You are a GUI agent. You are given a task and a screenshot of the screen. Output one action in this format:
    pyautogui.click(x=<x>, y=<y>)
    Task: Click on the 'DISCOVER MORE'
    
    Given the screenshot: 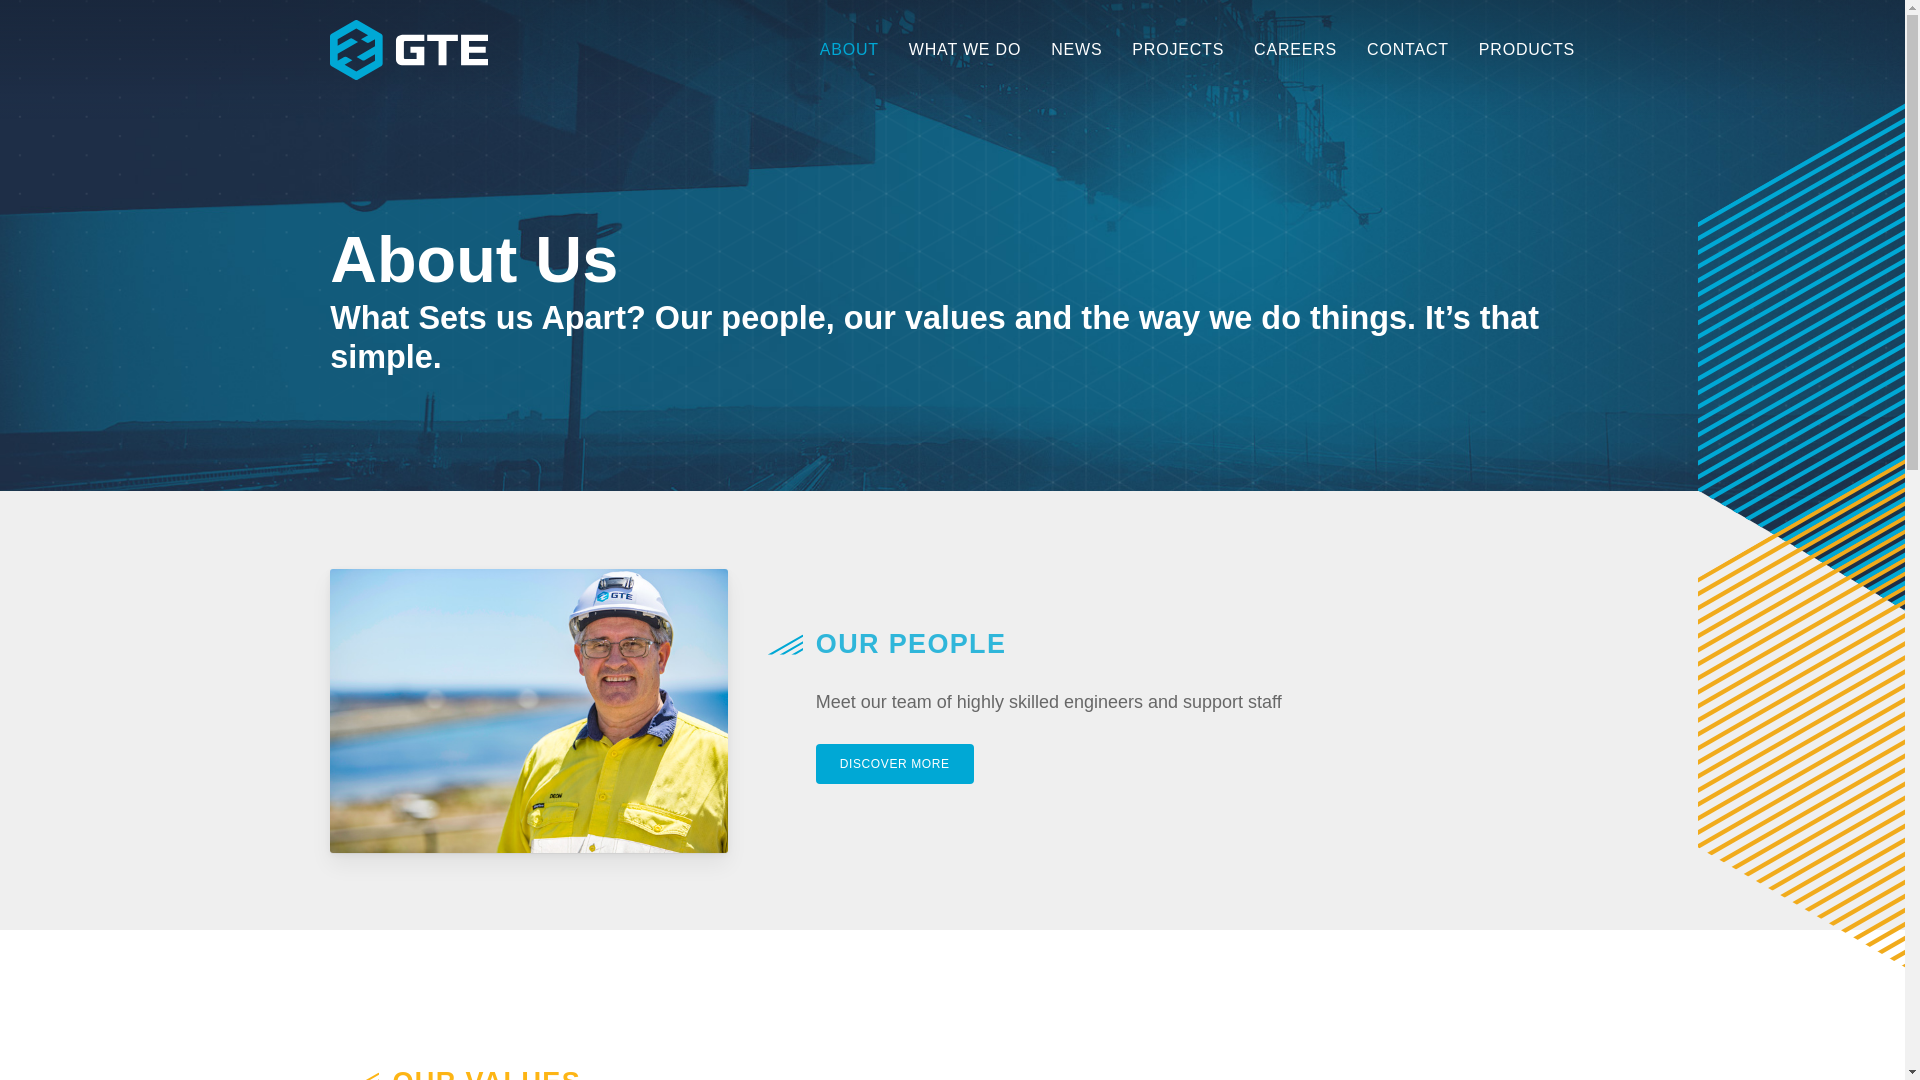 What is the action you would take?
    pyautogui.click(x=893, y=763)
    